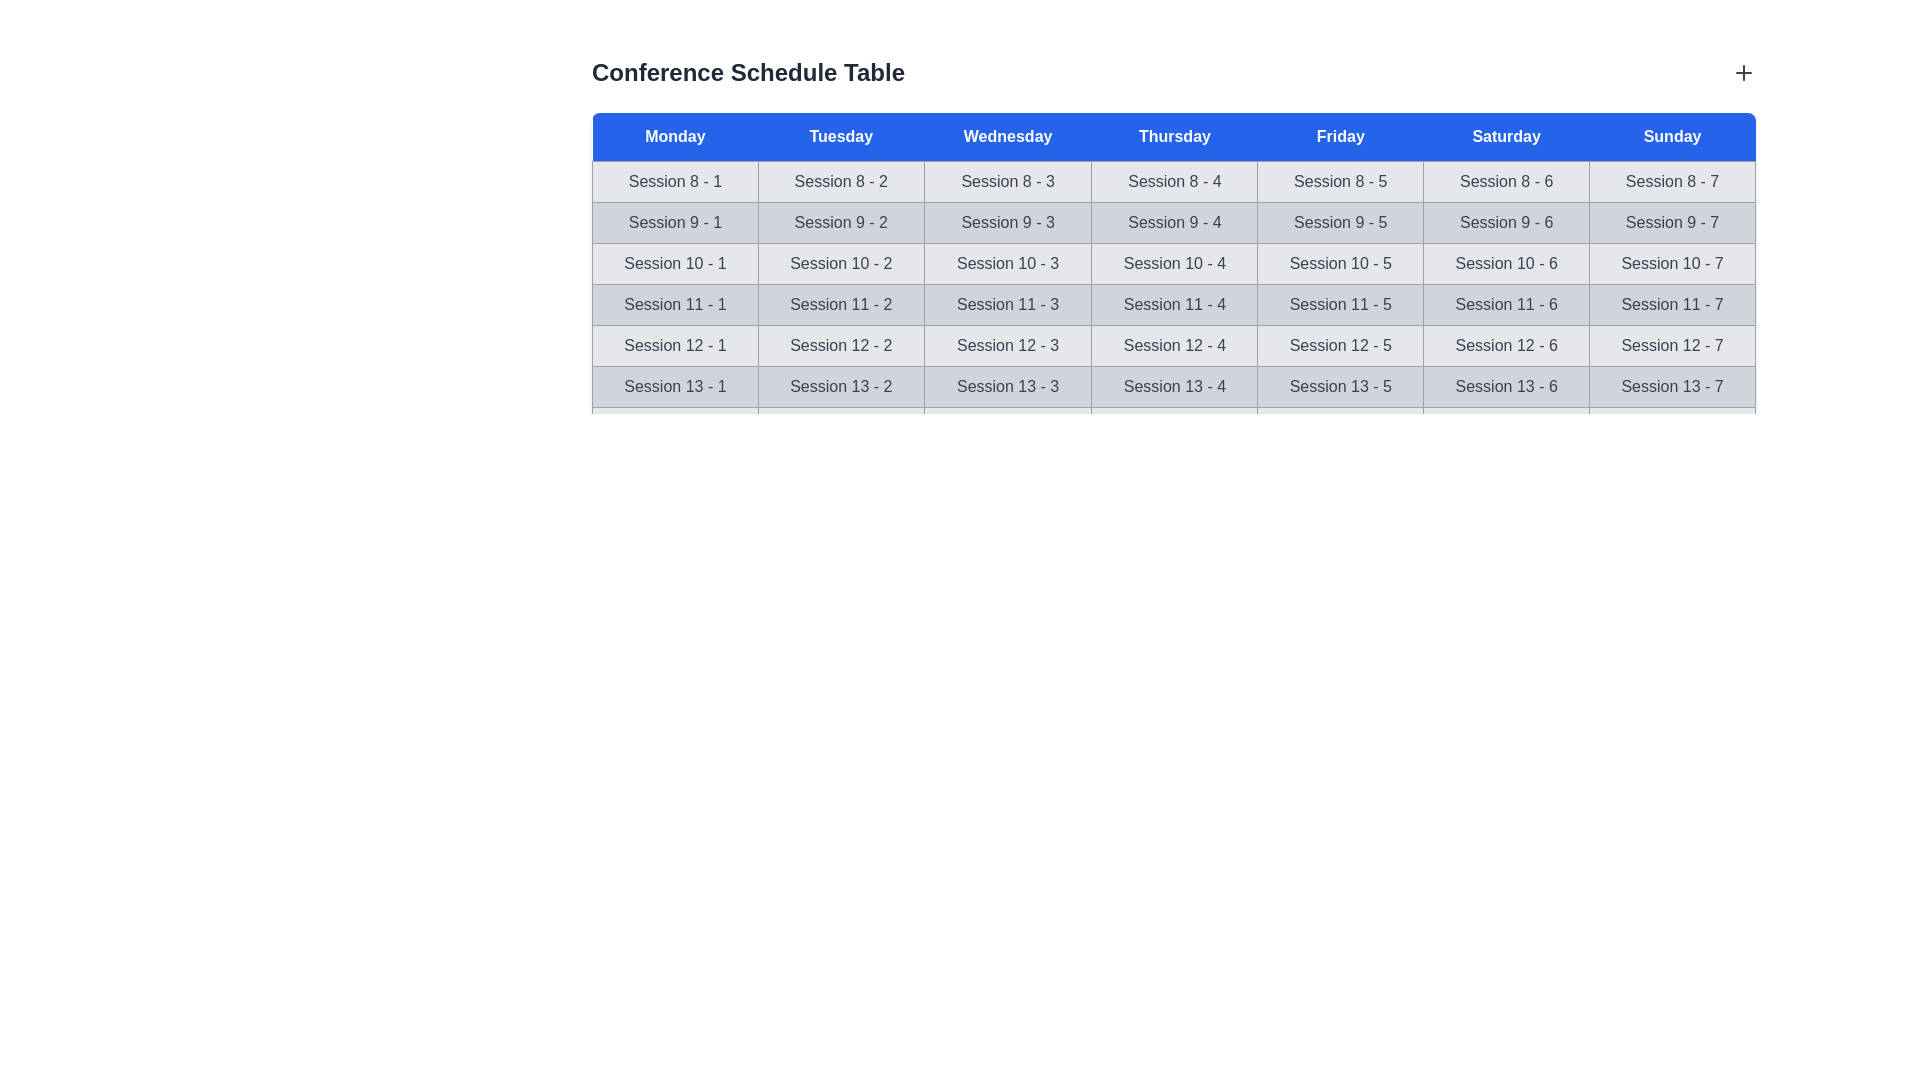 The height and width of the screenshot is (1080, 1920). What do you see at coordinates (1174, 136) in the screenshot?
I see `the header for Thursday to sort or view details` at bounding box center [1174, 136].